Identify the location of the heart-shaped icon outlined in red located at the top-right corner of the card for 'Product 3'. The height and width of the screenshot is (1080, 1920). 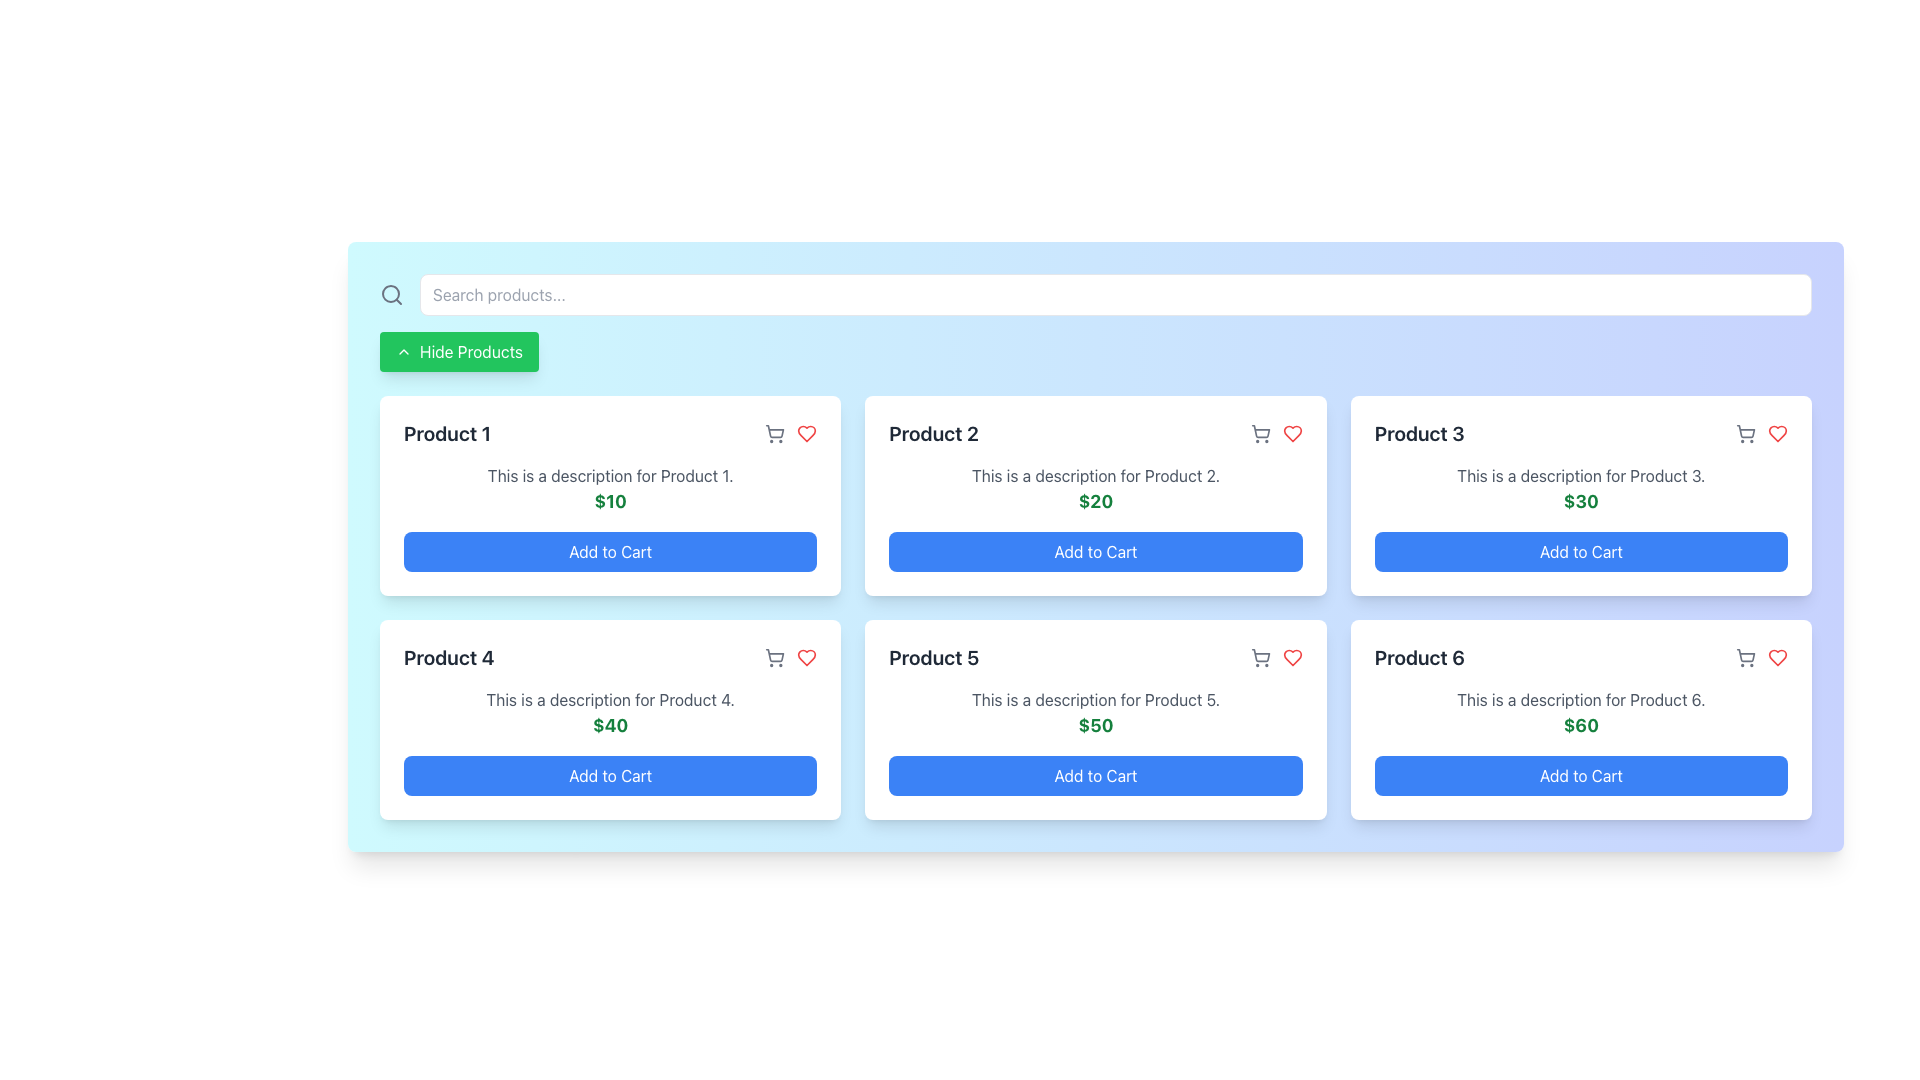
(1777, 433).